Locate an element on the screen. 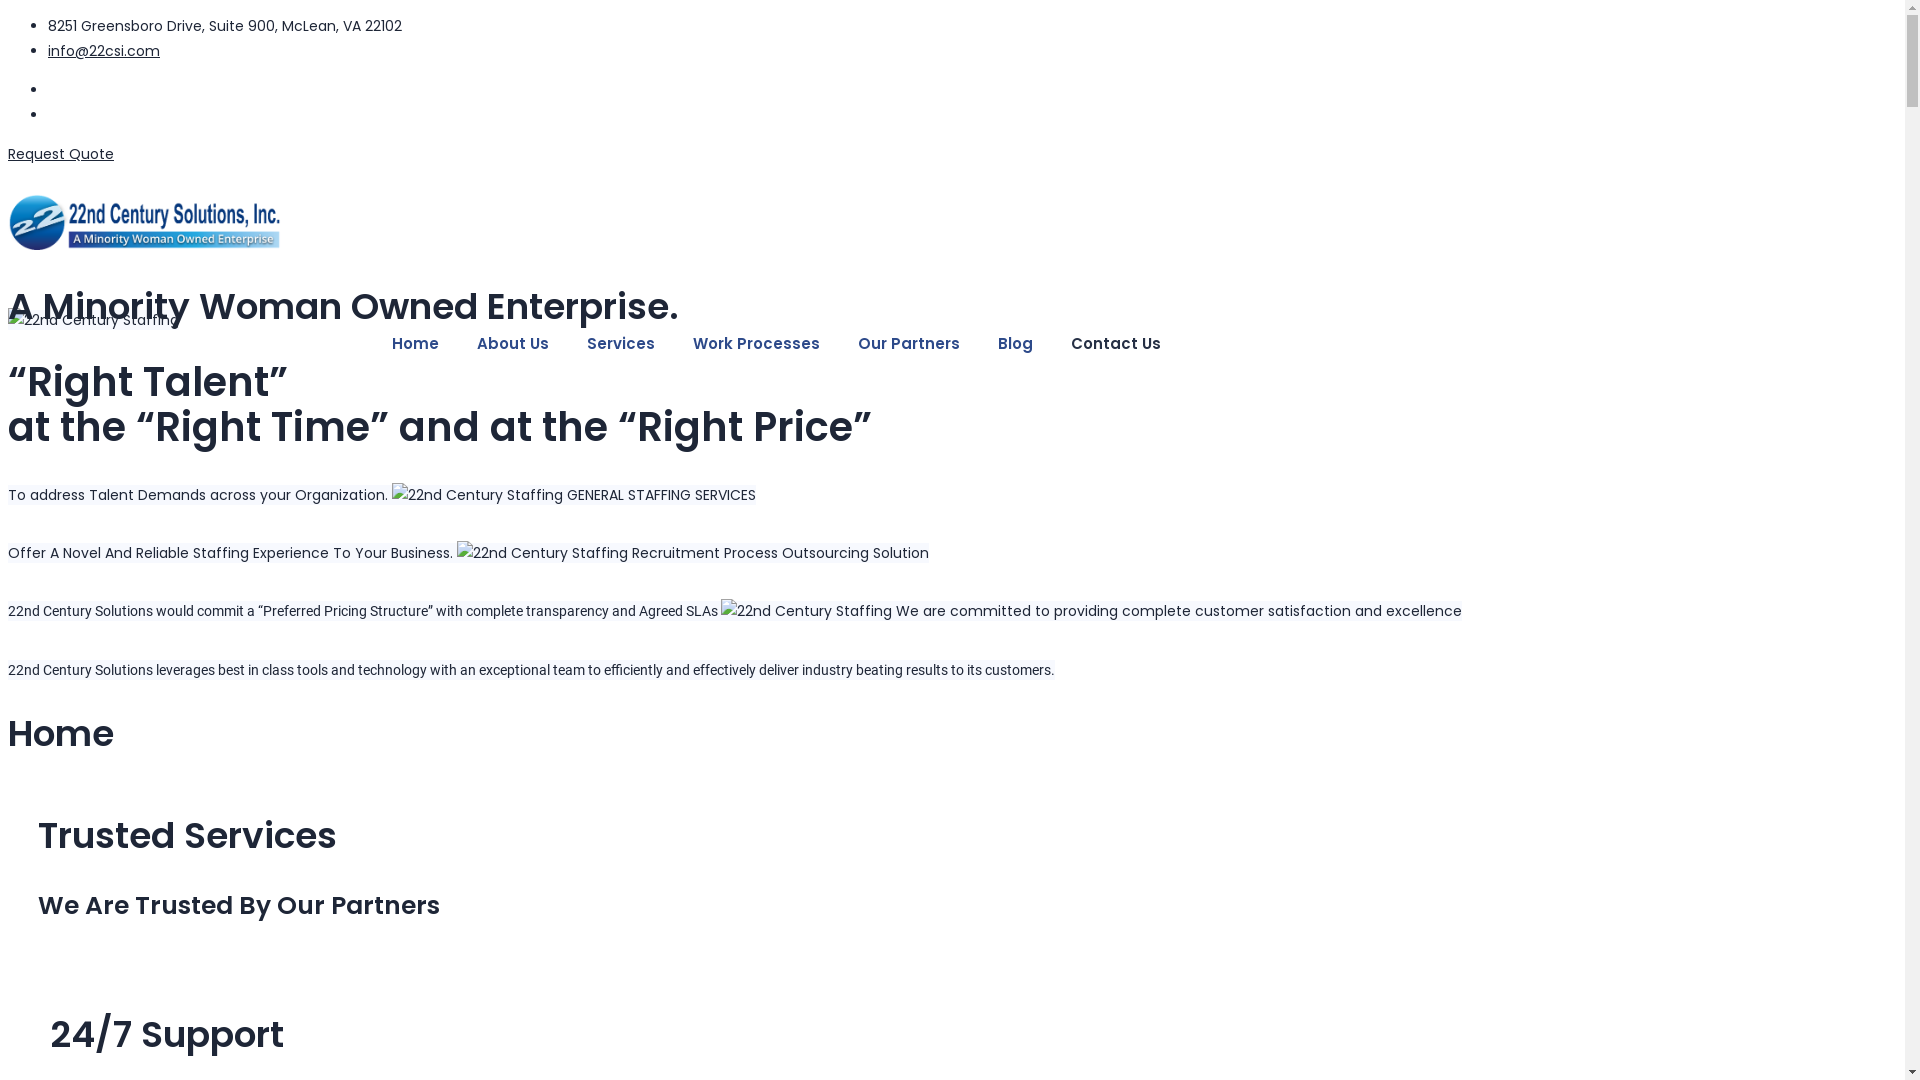  'About Us' is located at coordinates (513, 342).